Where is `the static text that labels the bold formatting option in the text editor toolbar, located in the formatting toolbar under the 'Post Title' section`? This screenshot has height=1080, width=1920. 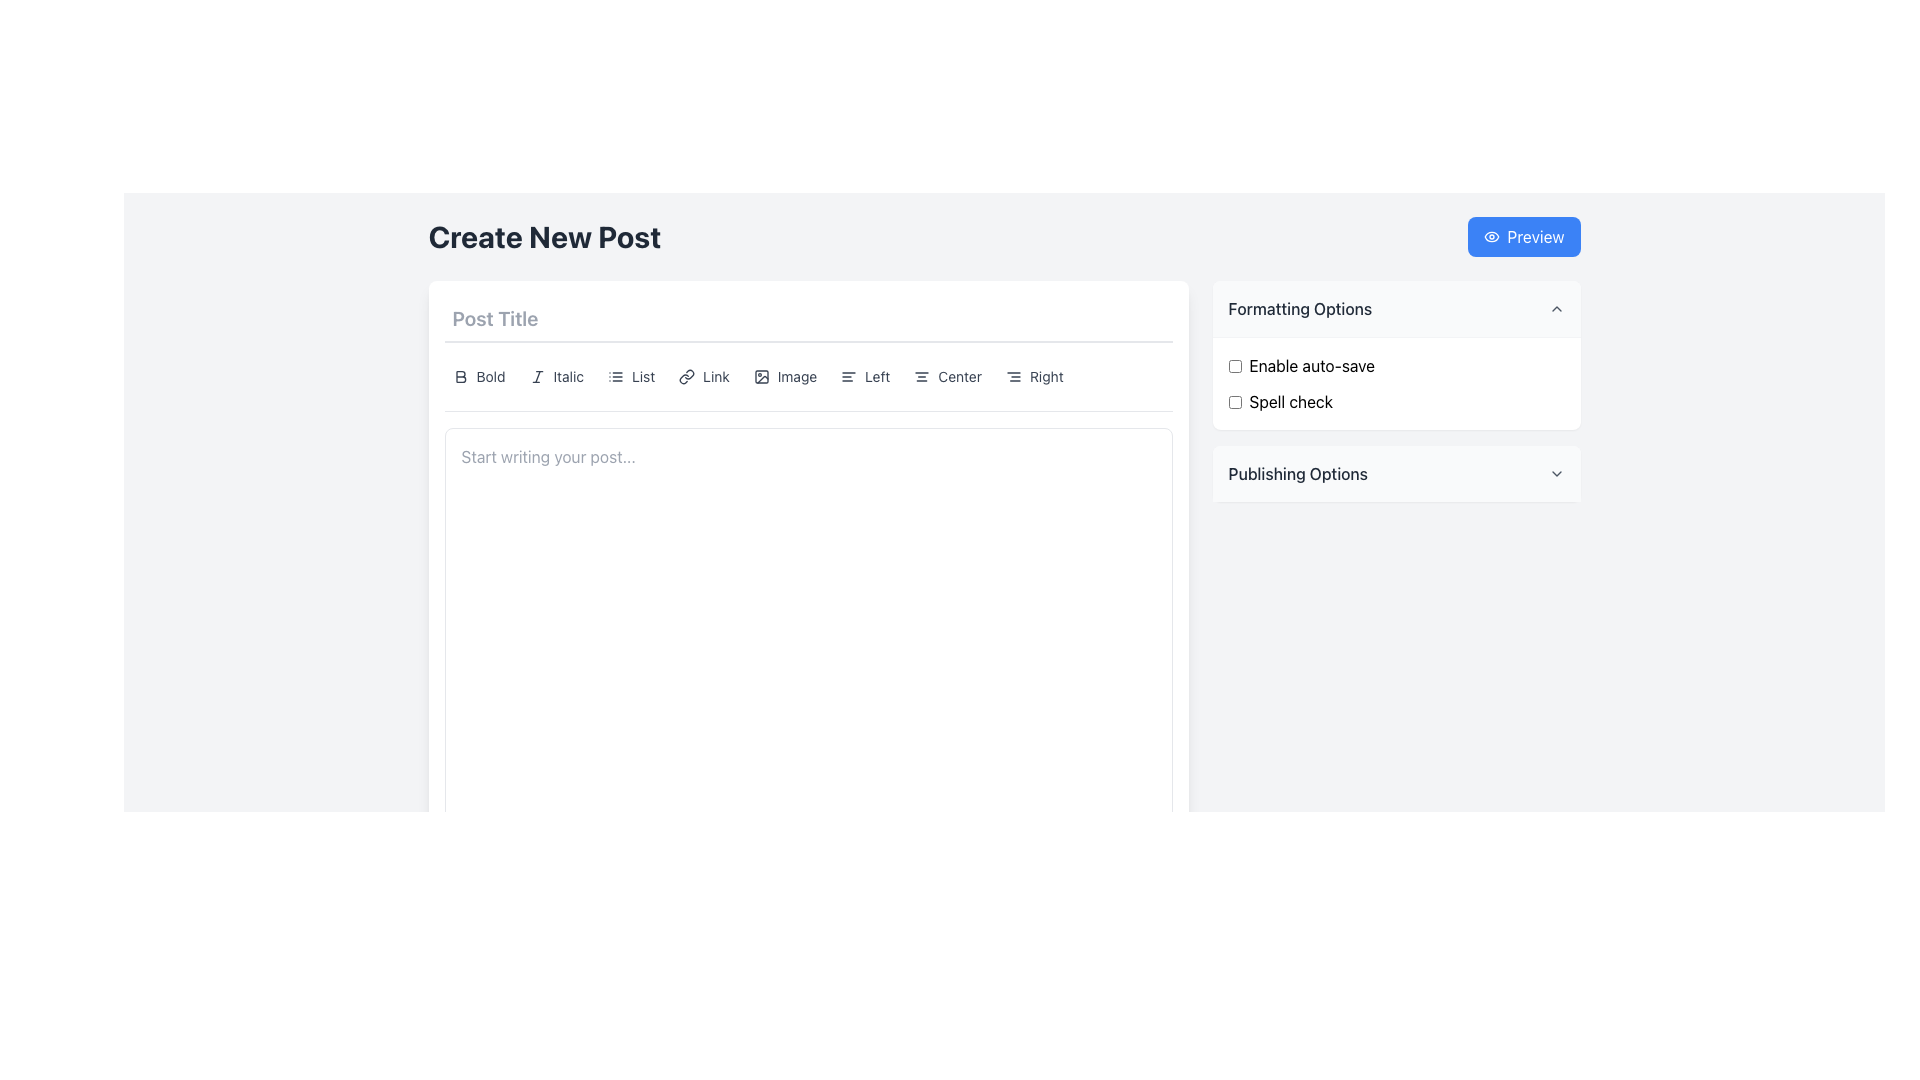
the static text that labels the bold formatting option in the text editor toolbar, located in the formatting toolbar under the 'Post Title' section is located at coordinates (490, 377).